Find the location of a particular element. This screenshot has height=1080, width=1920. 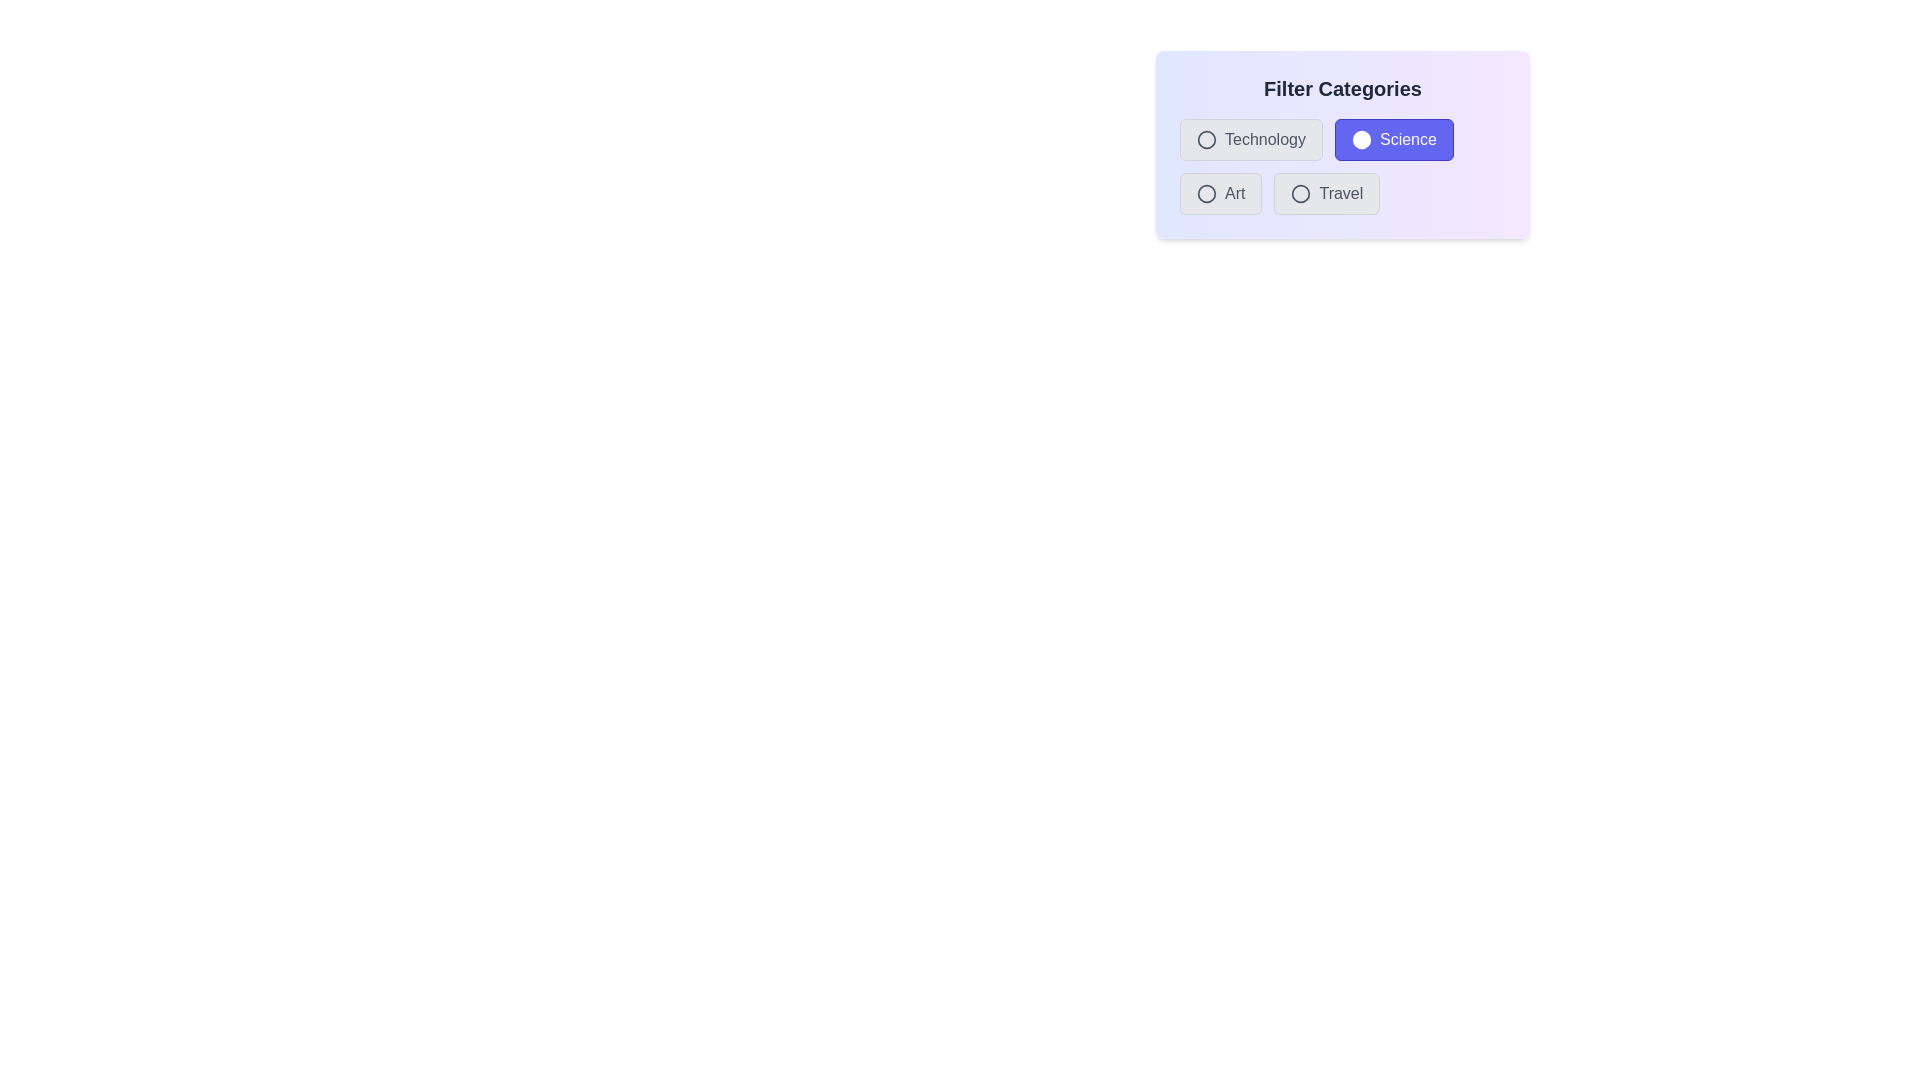

the Travel button to observe the hover effect is located at coordinates (1327, 193).